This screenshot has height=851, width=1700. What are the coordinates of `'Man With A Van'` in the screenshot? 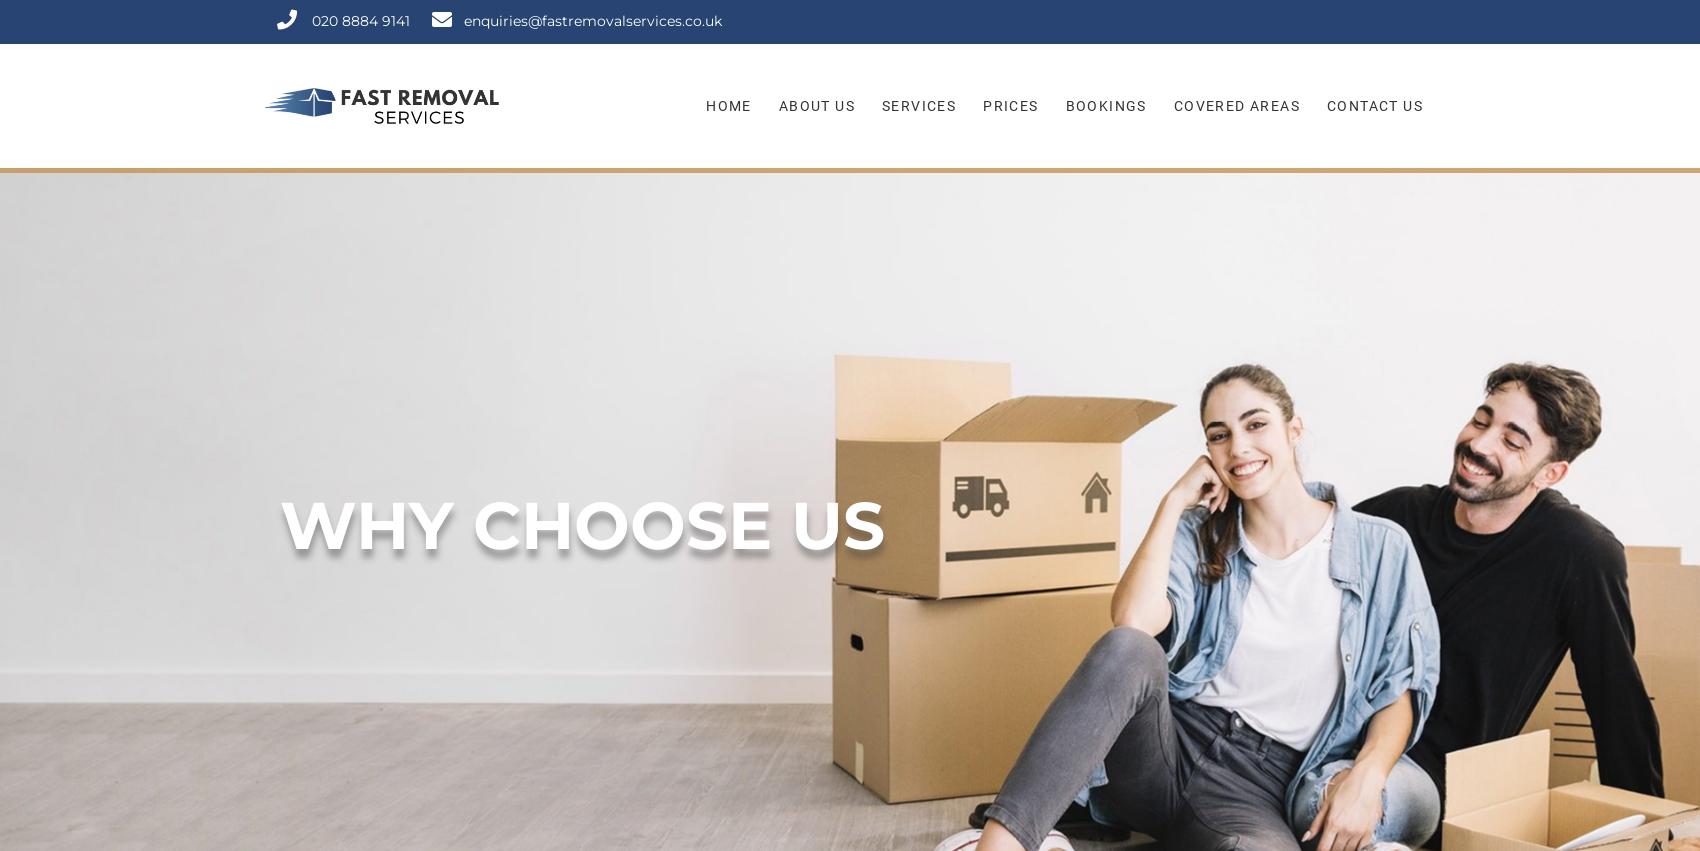 It's located at (933, 282).